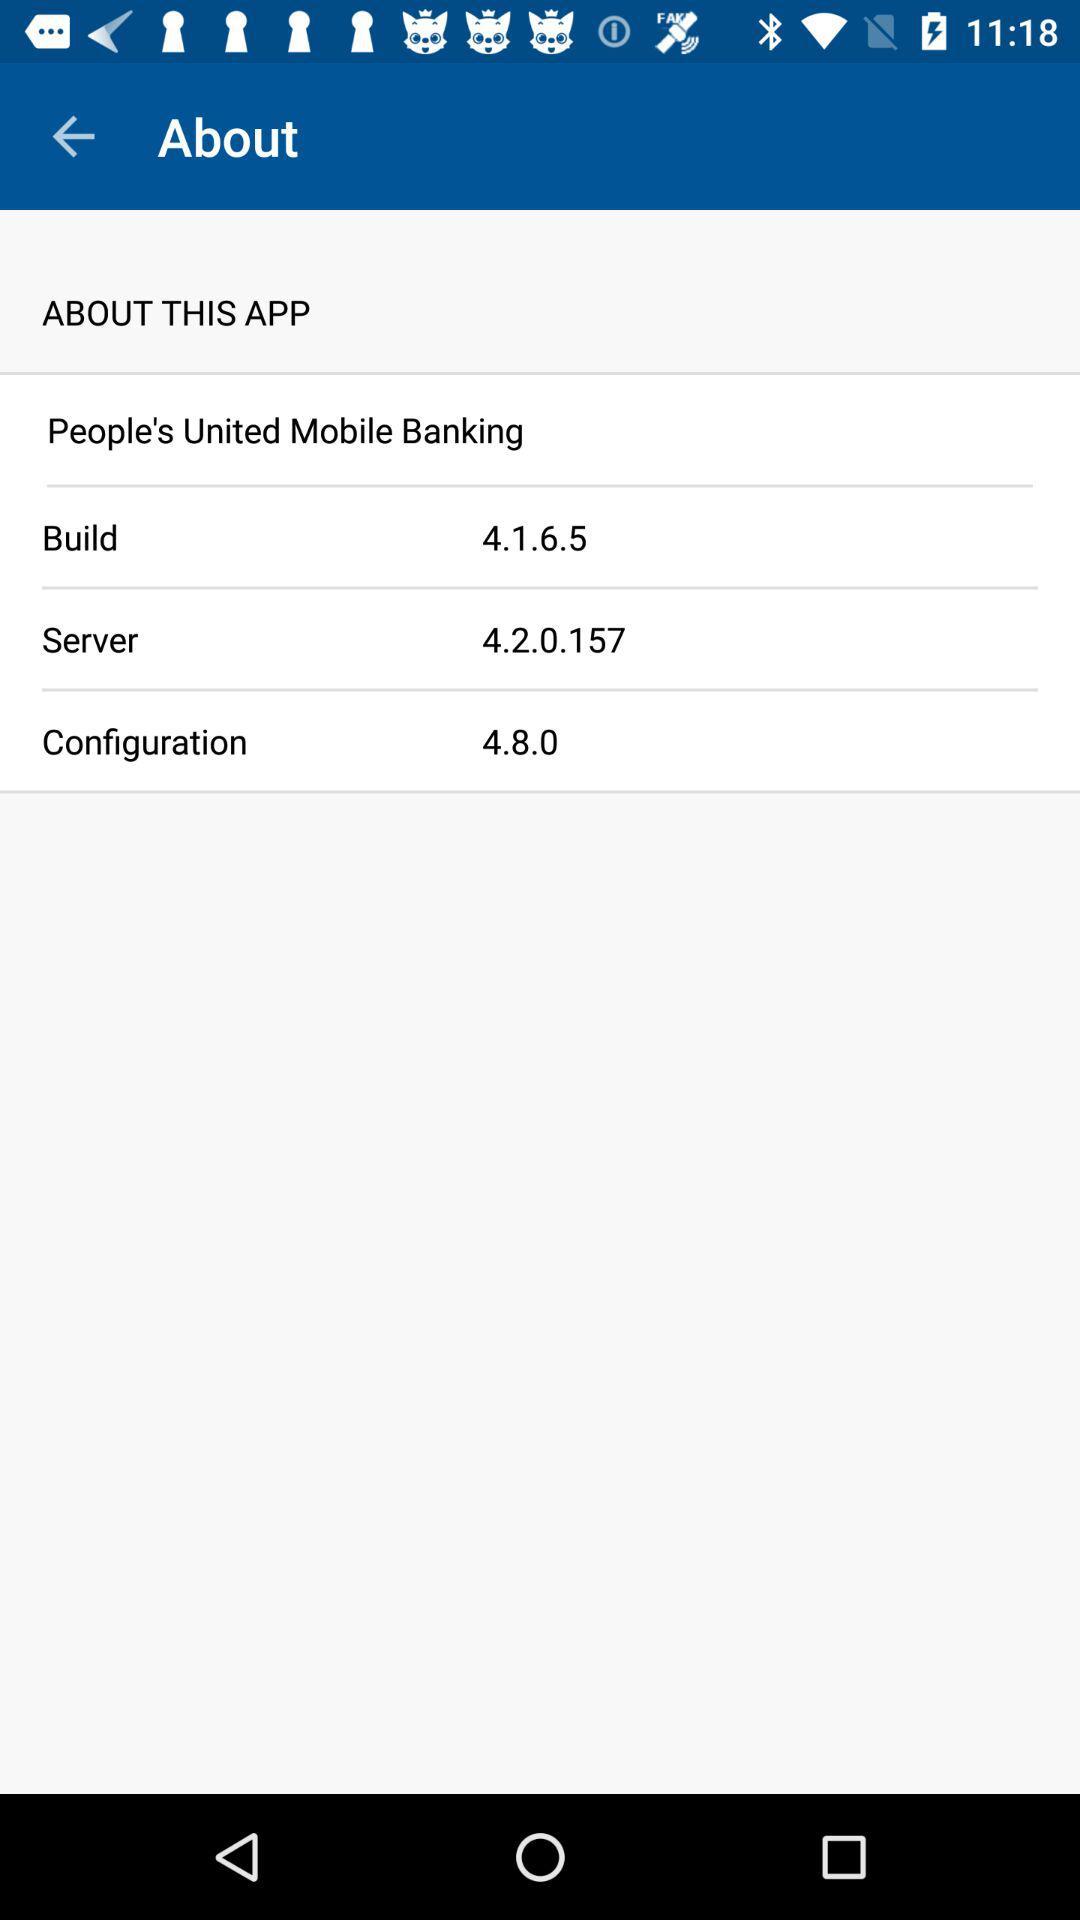 This screenshot has height=1920, width=1080. Describe the element at coordinates (72, 135) in the screenshot. I see `the item next to about item` at that location.